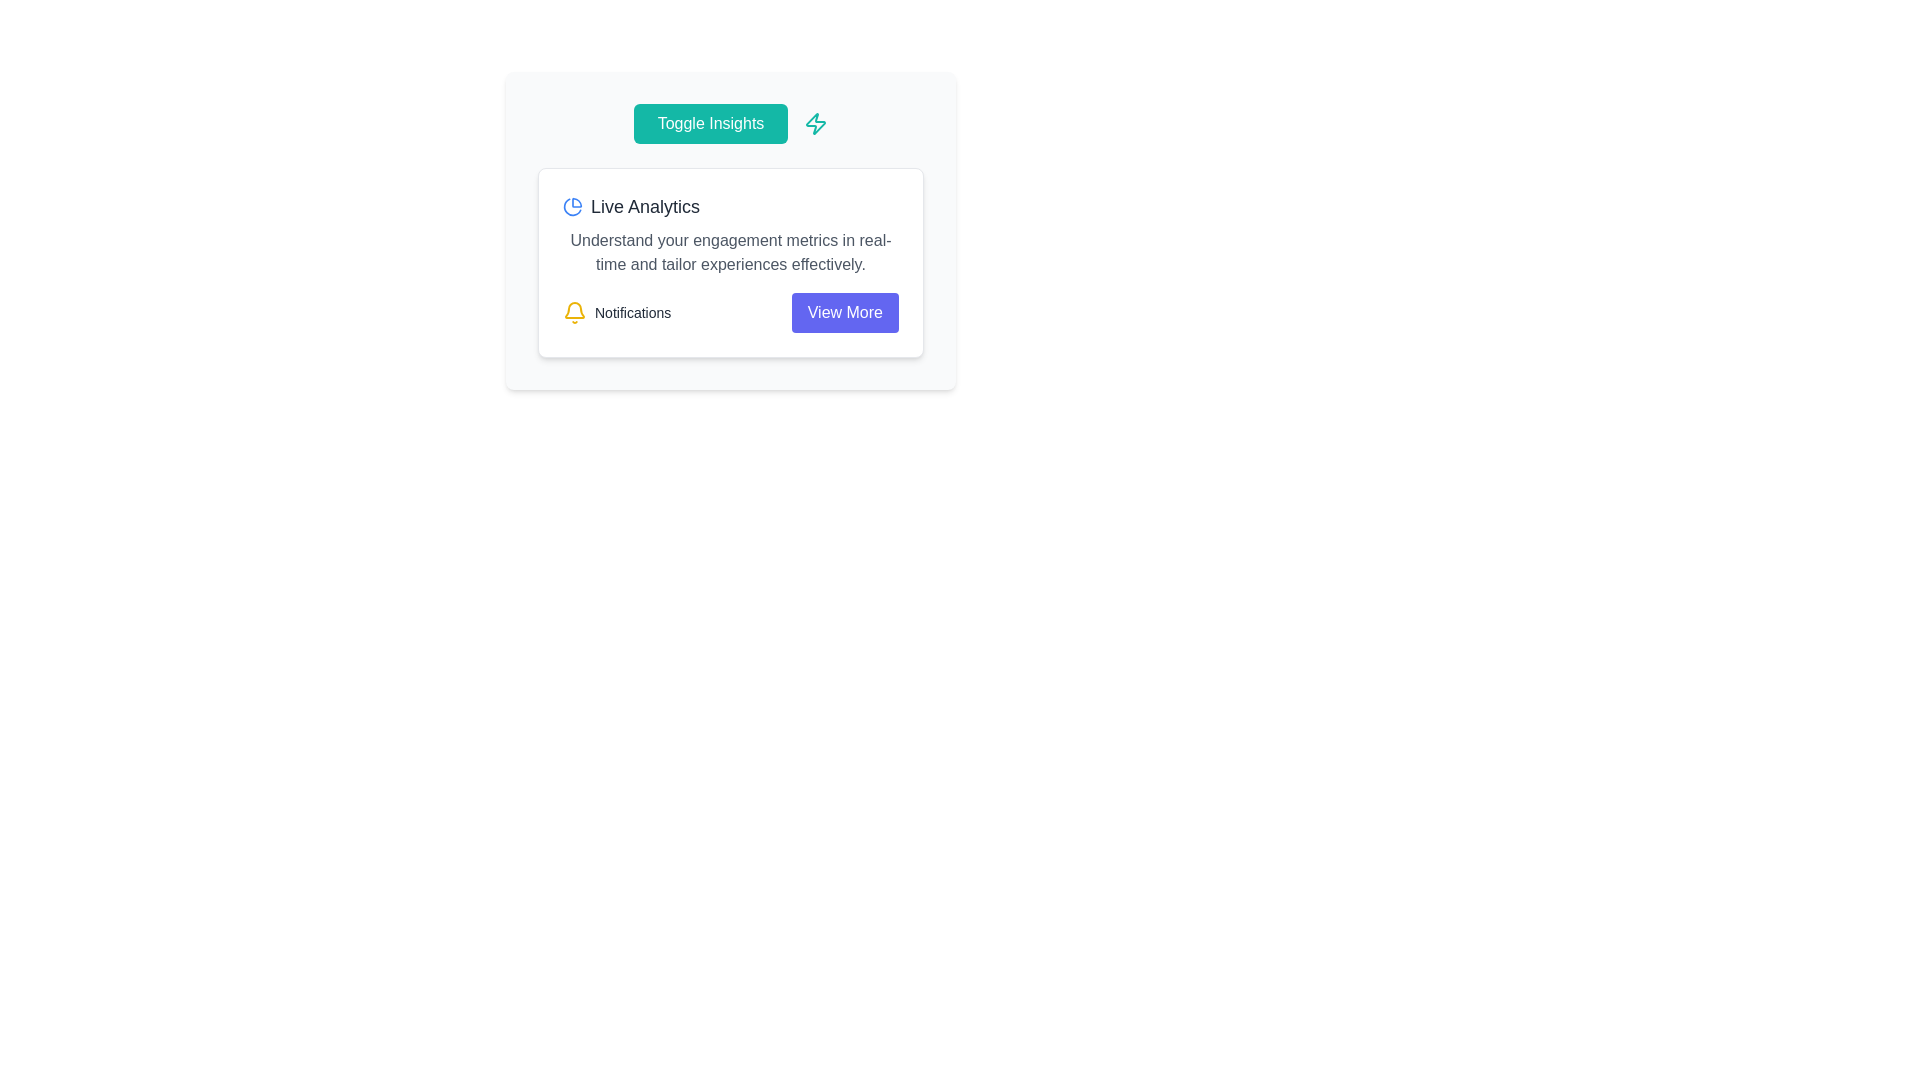 The width and height of the screenshot is (1920, 1080). I want to click on the notification icon located at the bottom-left part of the card interface, adjacent to the 'Notifications' text label for keyboard navigation, so click(574, 310).